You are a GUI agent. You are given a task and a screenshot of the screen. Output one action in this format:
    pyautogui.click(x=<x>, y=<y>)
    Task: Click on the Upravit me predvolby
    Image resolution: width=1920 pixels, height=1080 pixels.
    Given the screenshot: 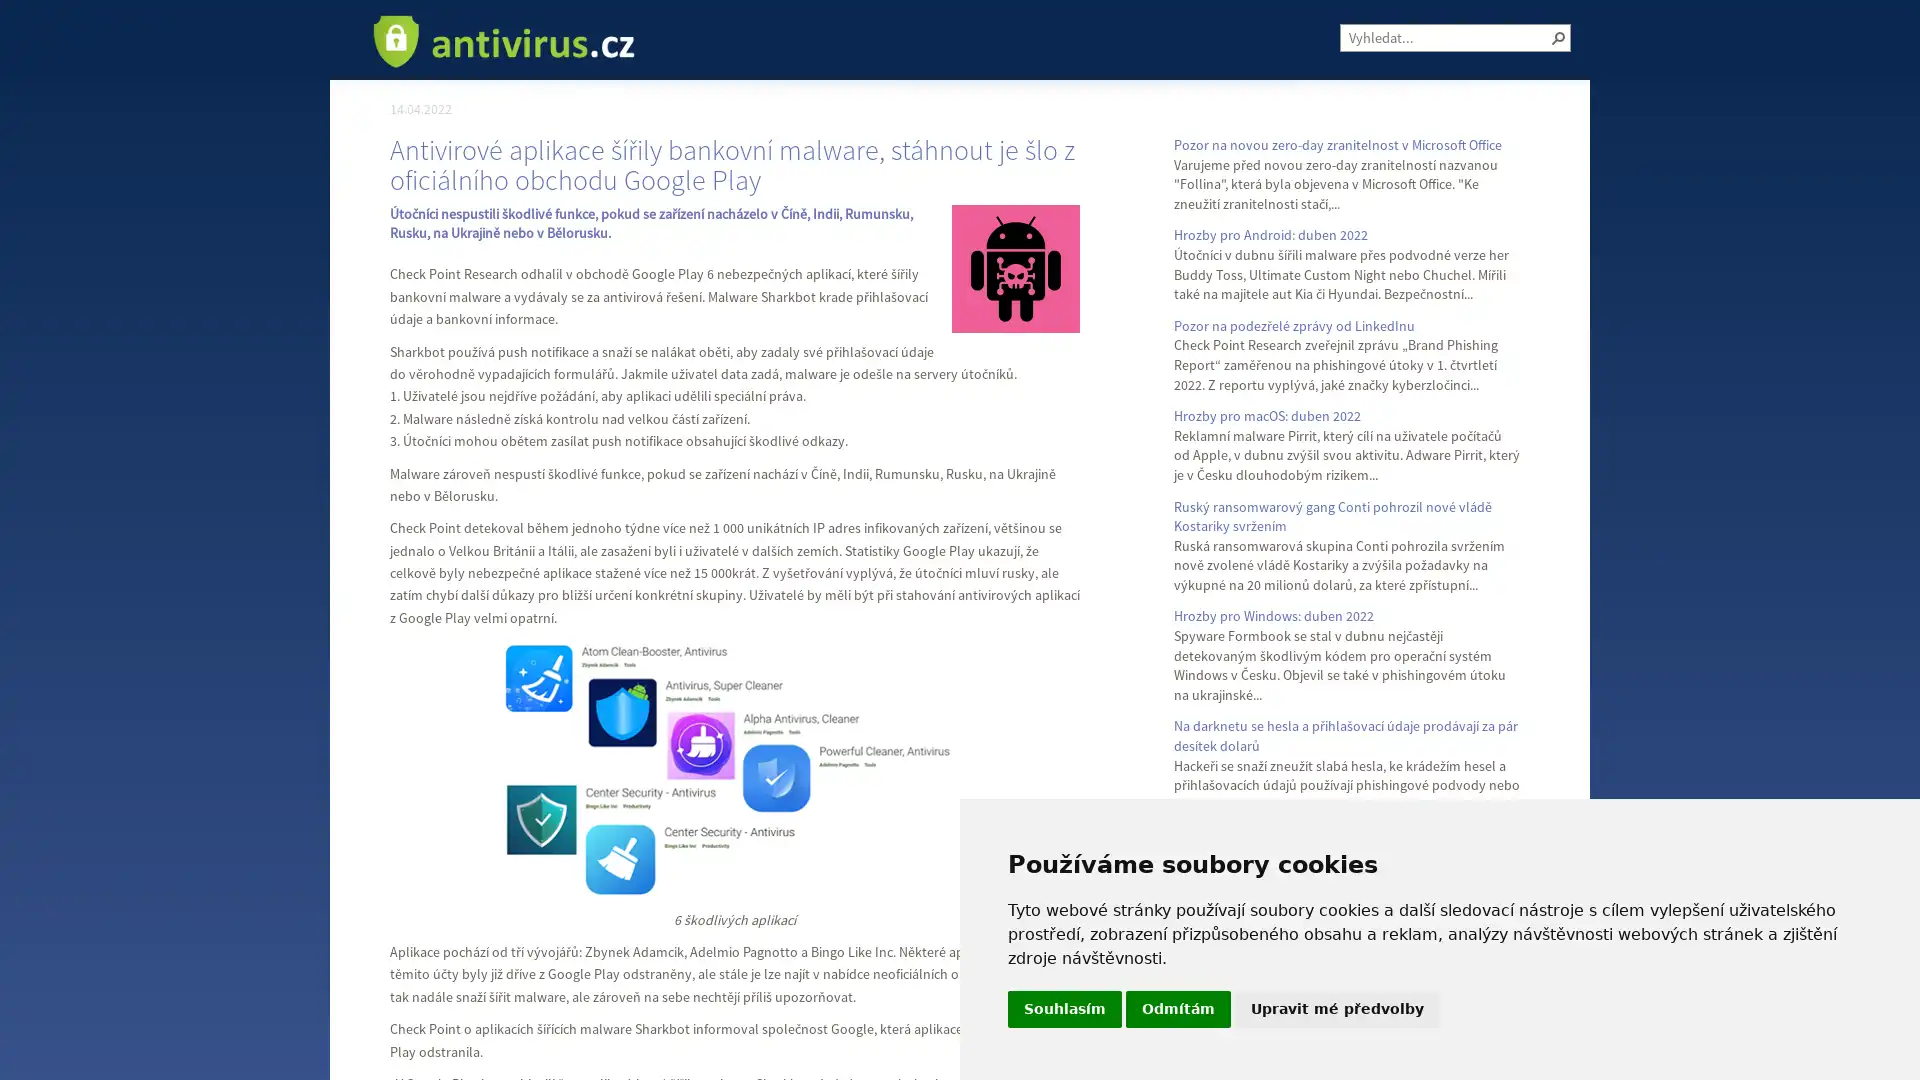 What is the action you would take?
    pyautogui.click(x=1337, y=1009)
    